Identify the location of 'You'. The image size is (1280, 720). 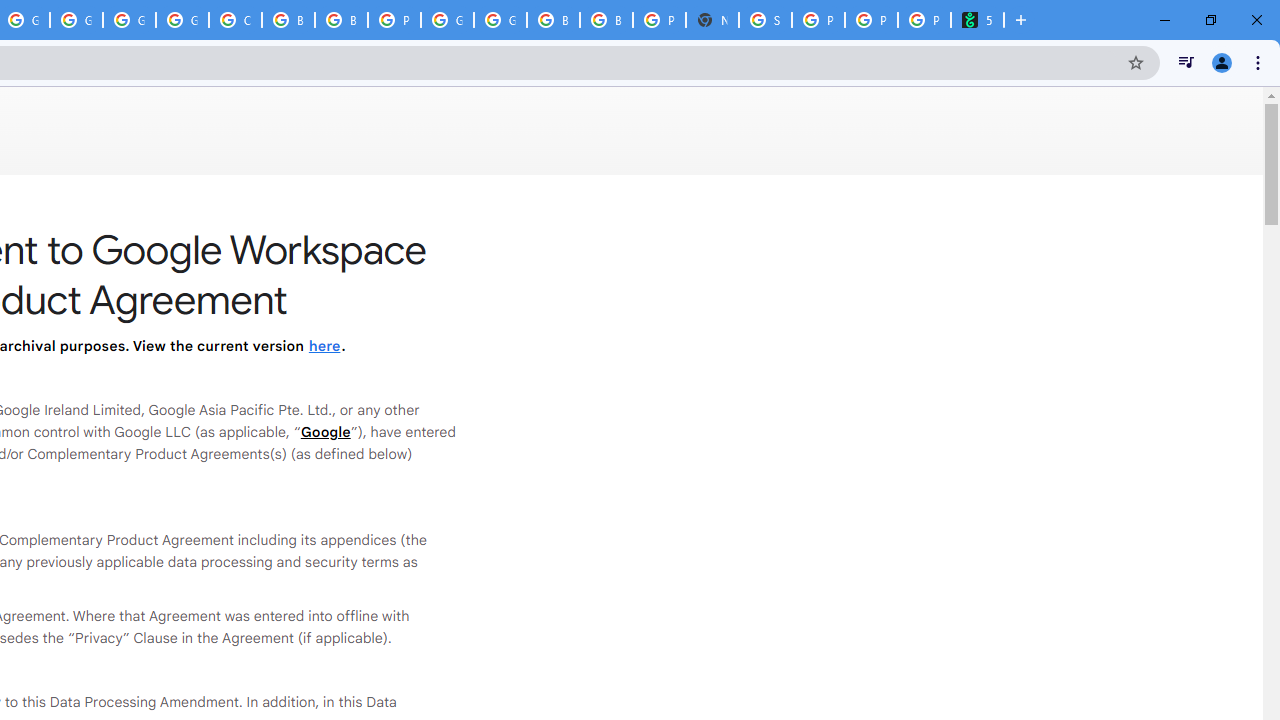
(1220, 61).